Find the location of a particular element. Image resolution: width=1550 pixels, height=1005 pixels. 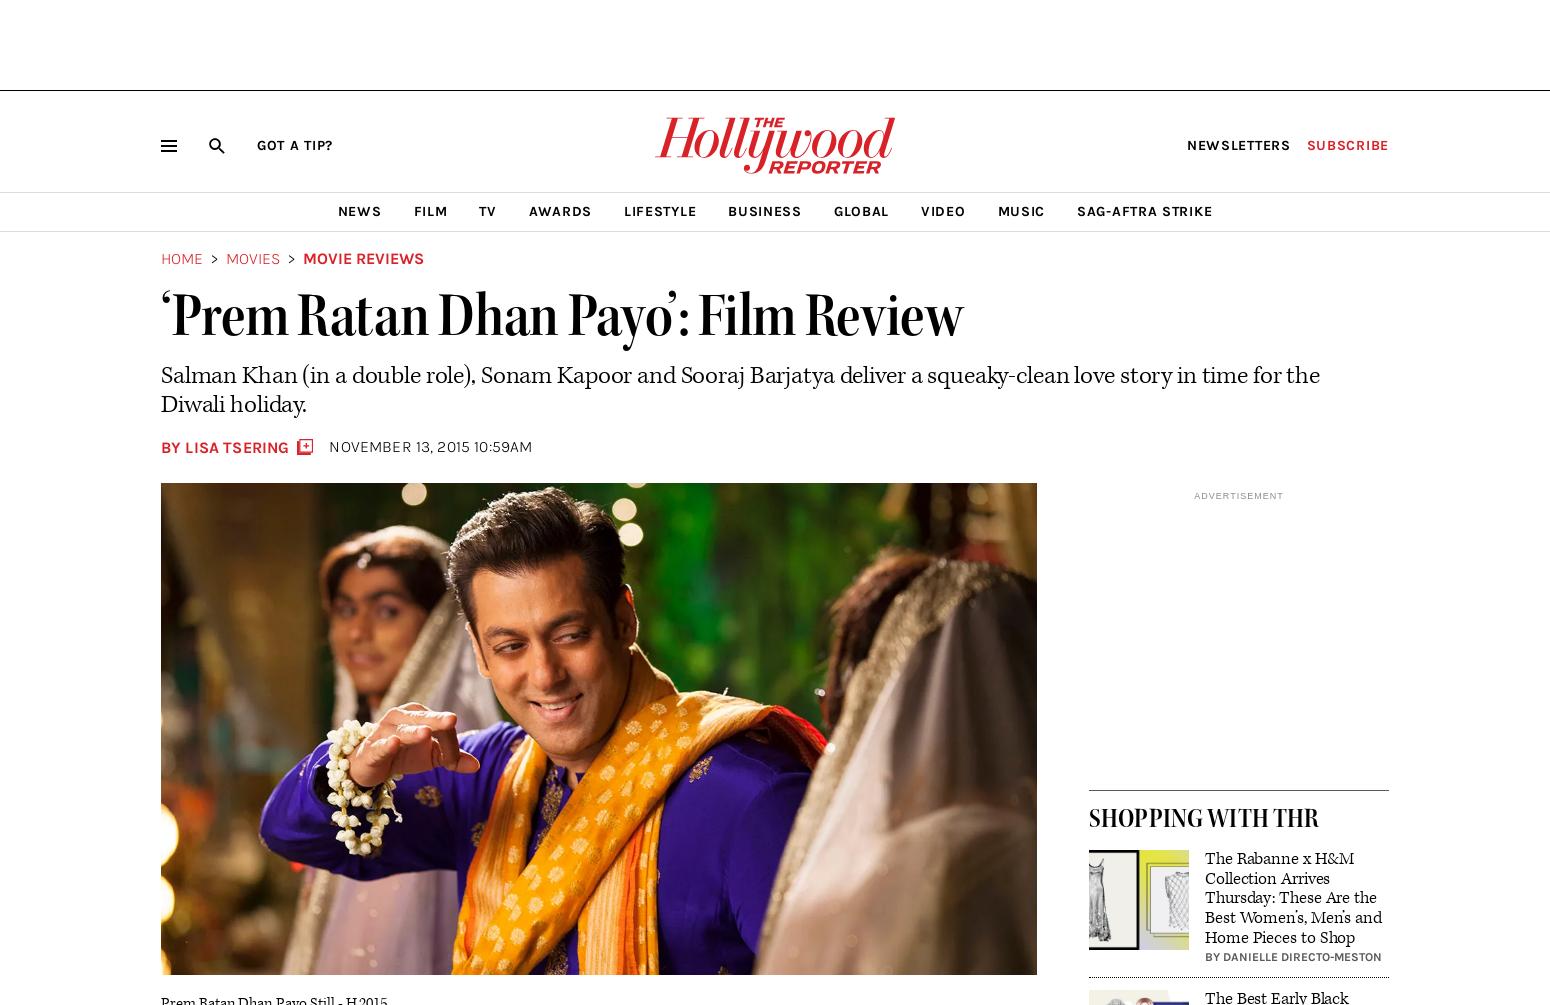

'Movie Reviews' is located at coordinates (362, 257).